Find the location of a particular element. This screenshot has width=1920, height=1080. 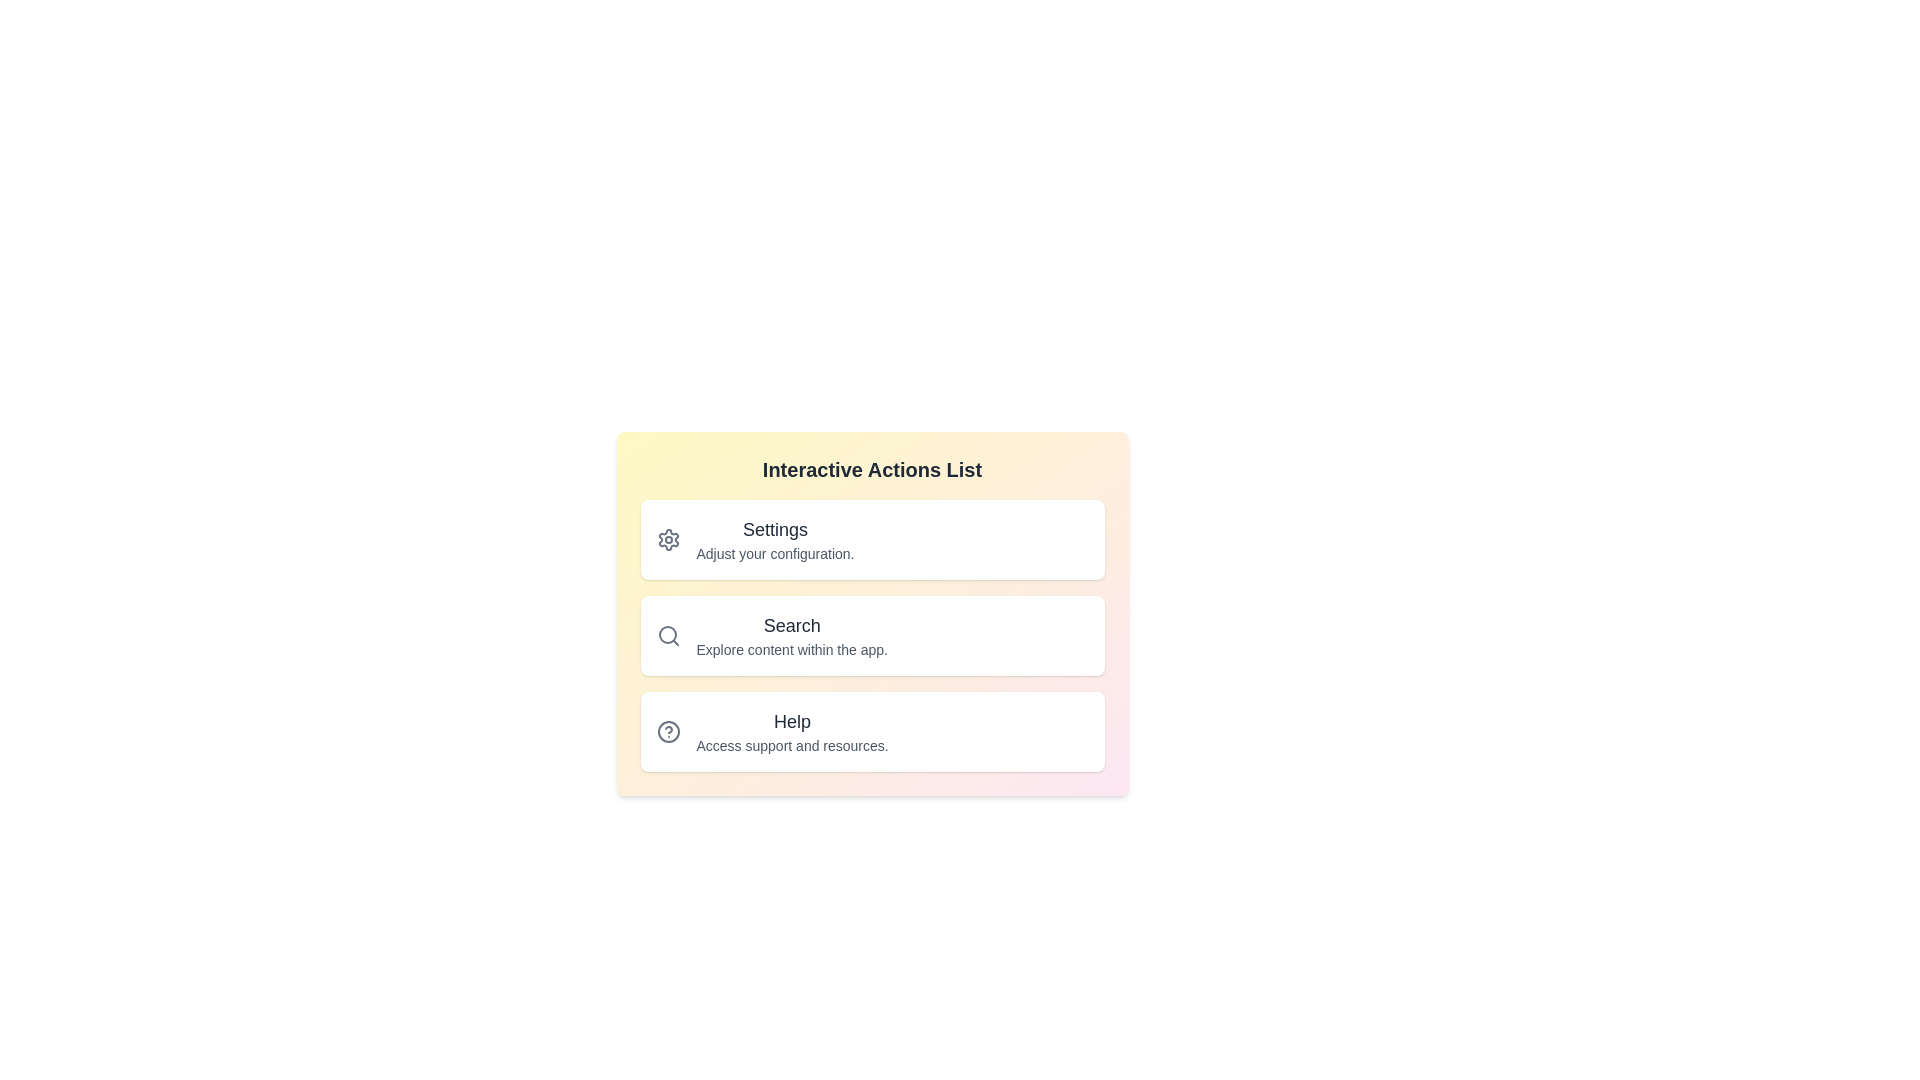

the 'Settings' item to navigate to configuration options is located at coordinates (774, 528).